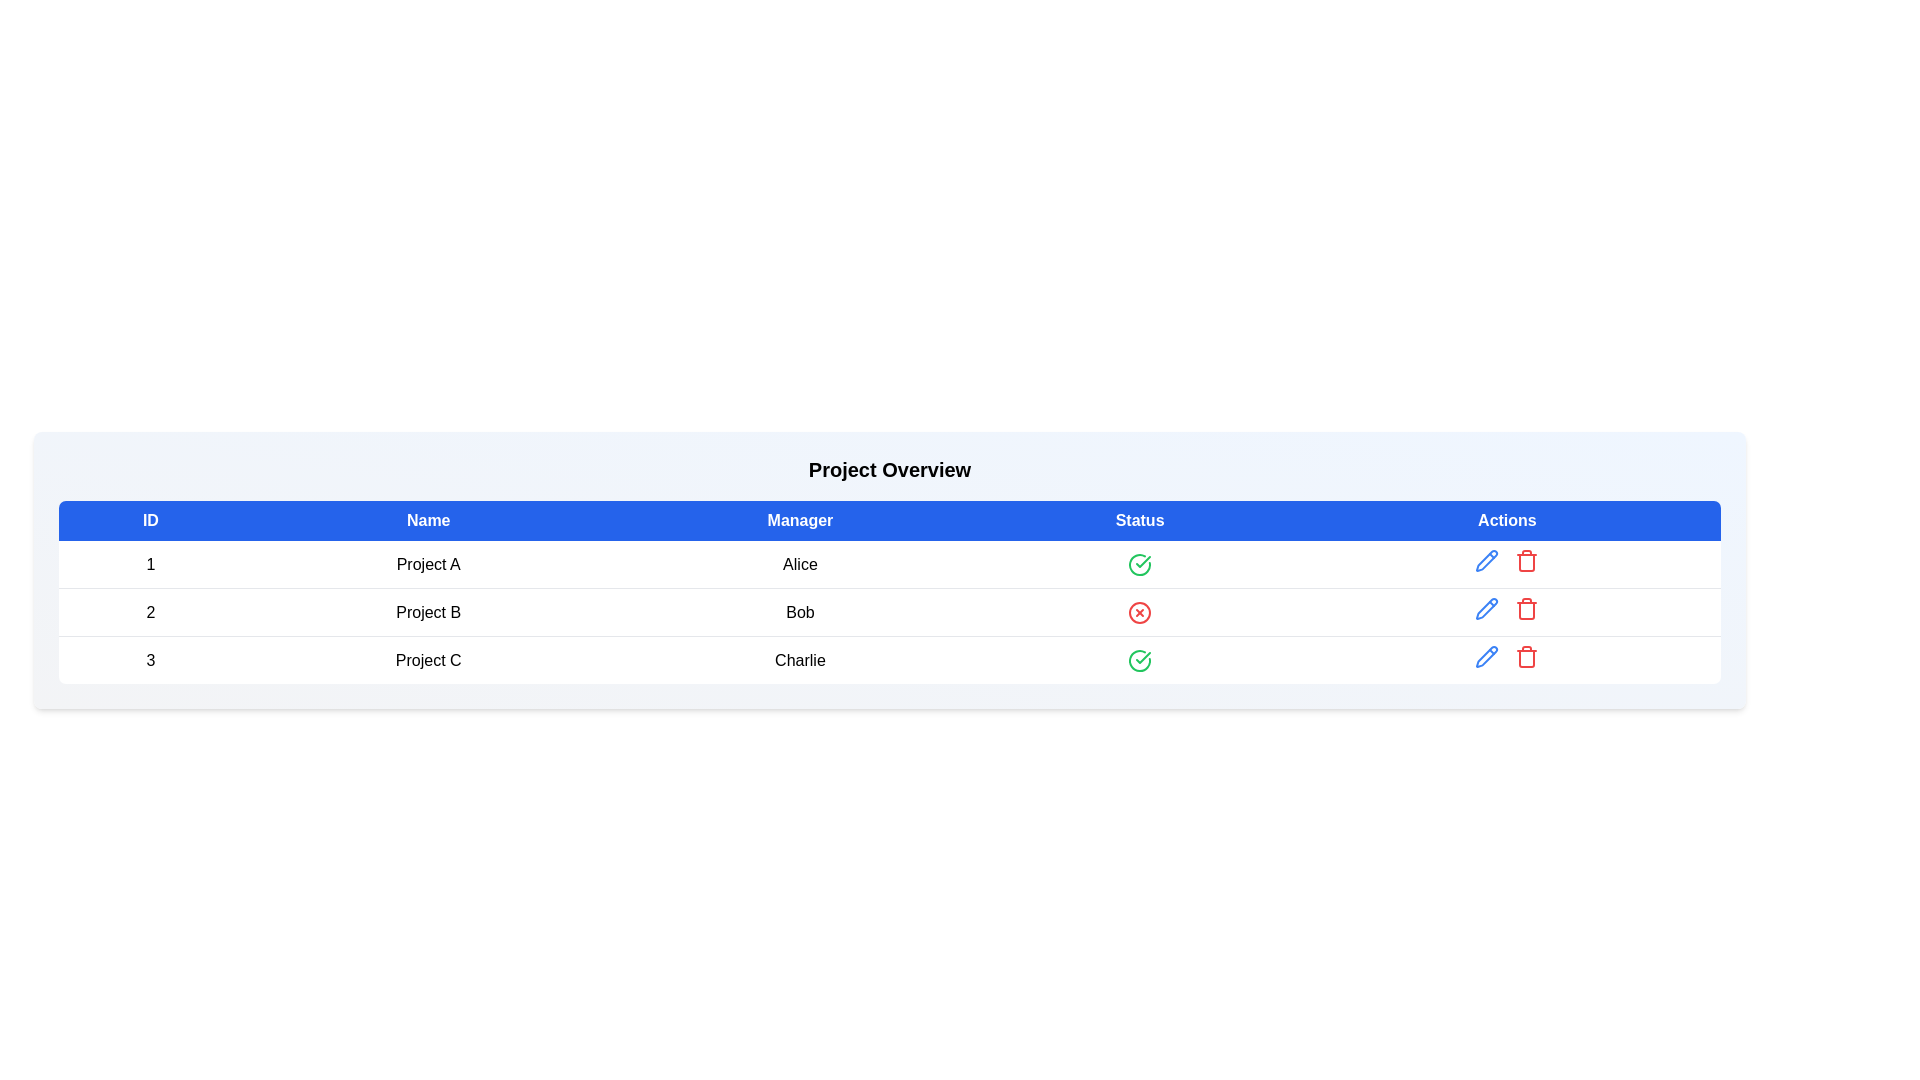 This screenshot has width=1920, height=1080. What do you see at coordinates (888, 563) in the screenshot?
I see `the first row of the project data table that displays information about 'Project A', including its ID, name, manager 'Alice', and status` at bounding box center [888, 563].